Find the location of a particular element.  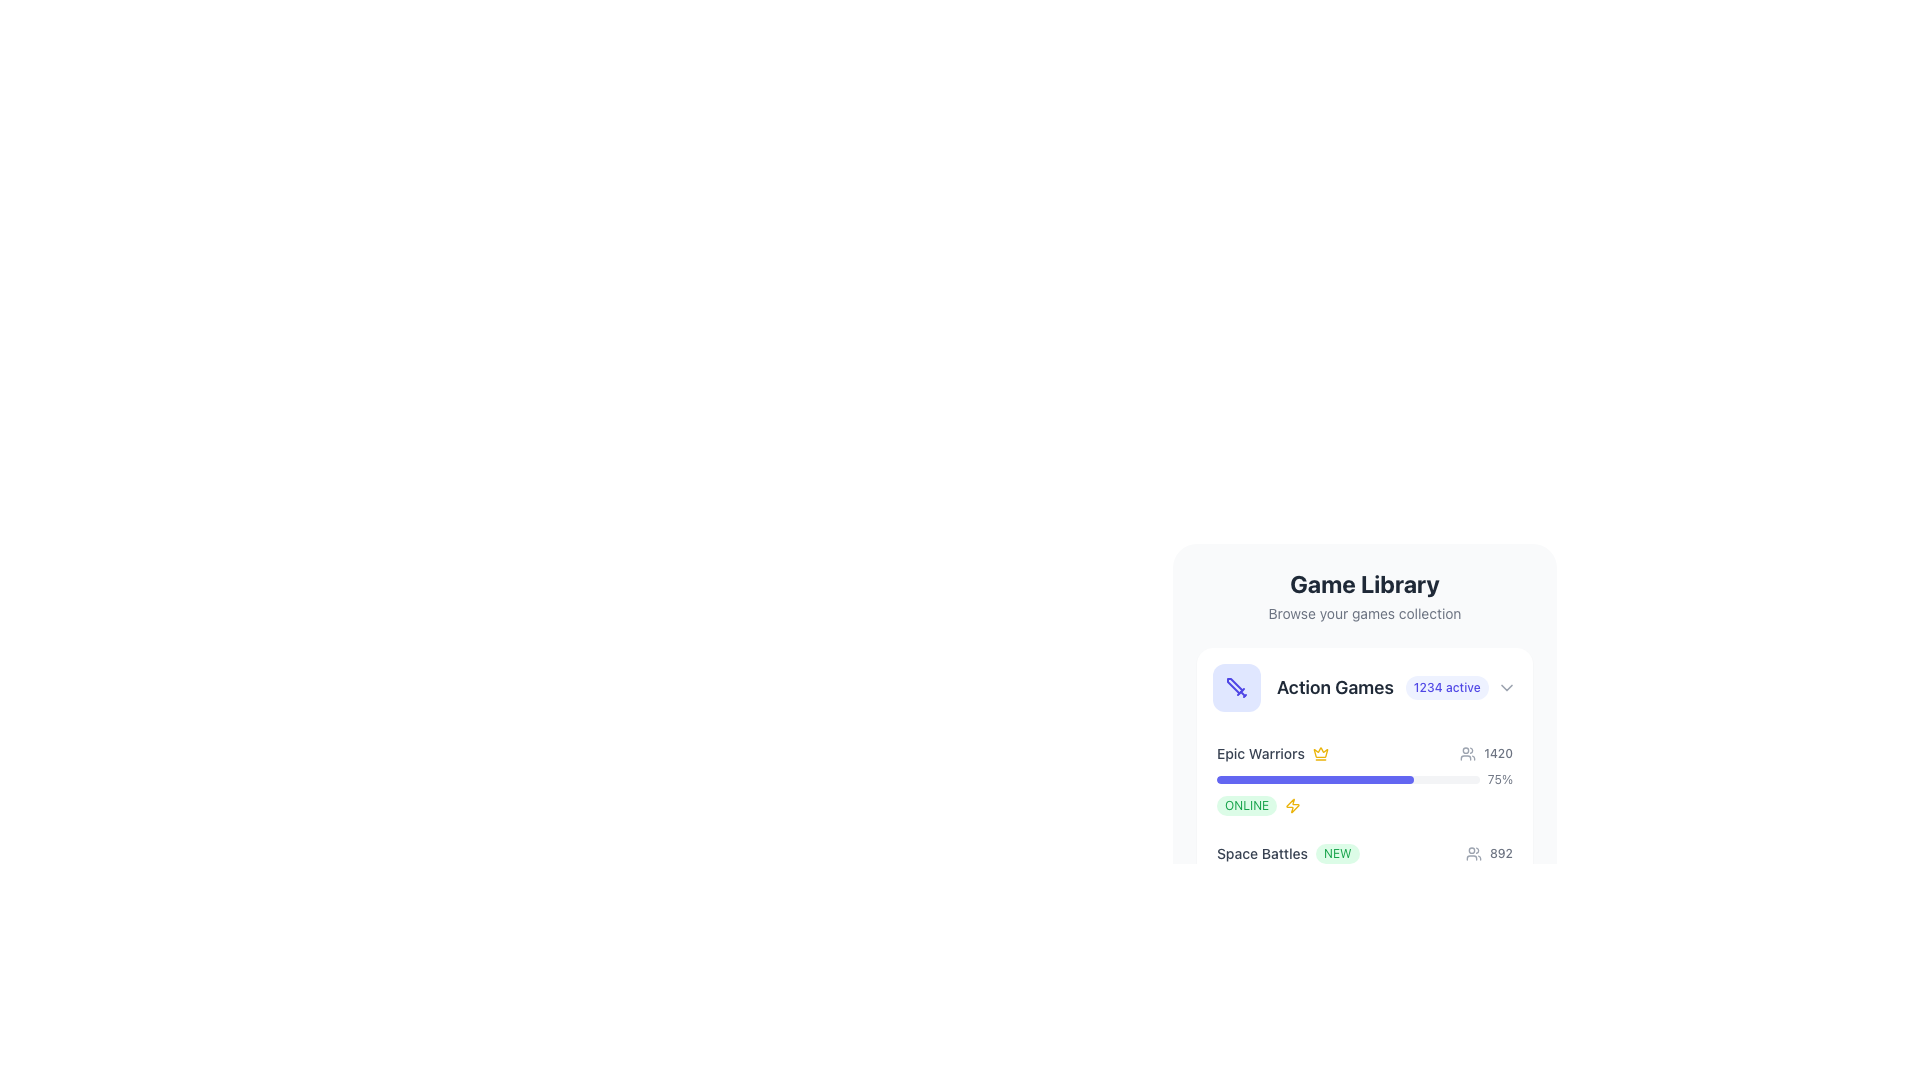

the yellow crown icon located to the right of the 'Epic Warriors' text in the 'Game Library' under the 'Action Games' section is located at coordinates (1320, 753).